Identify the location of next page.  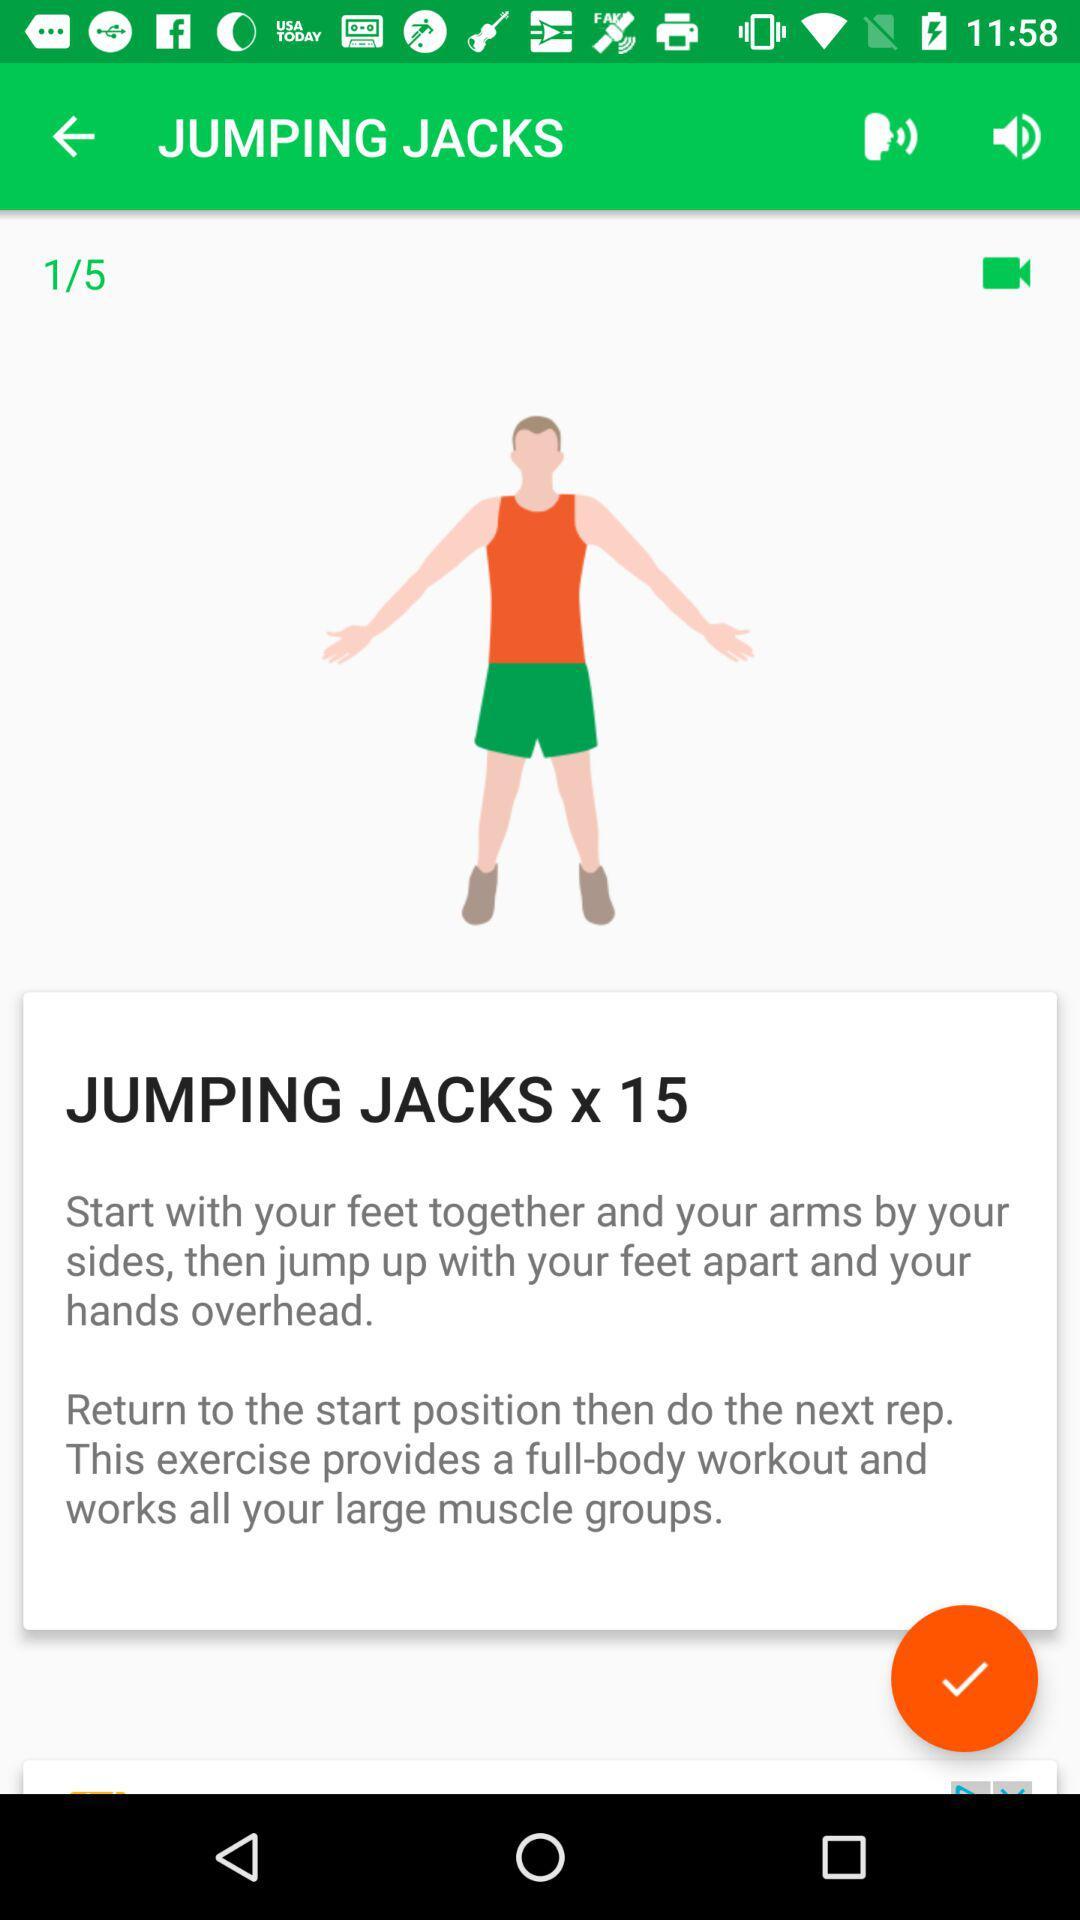
(963, 1678).